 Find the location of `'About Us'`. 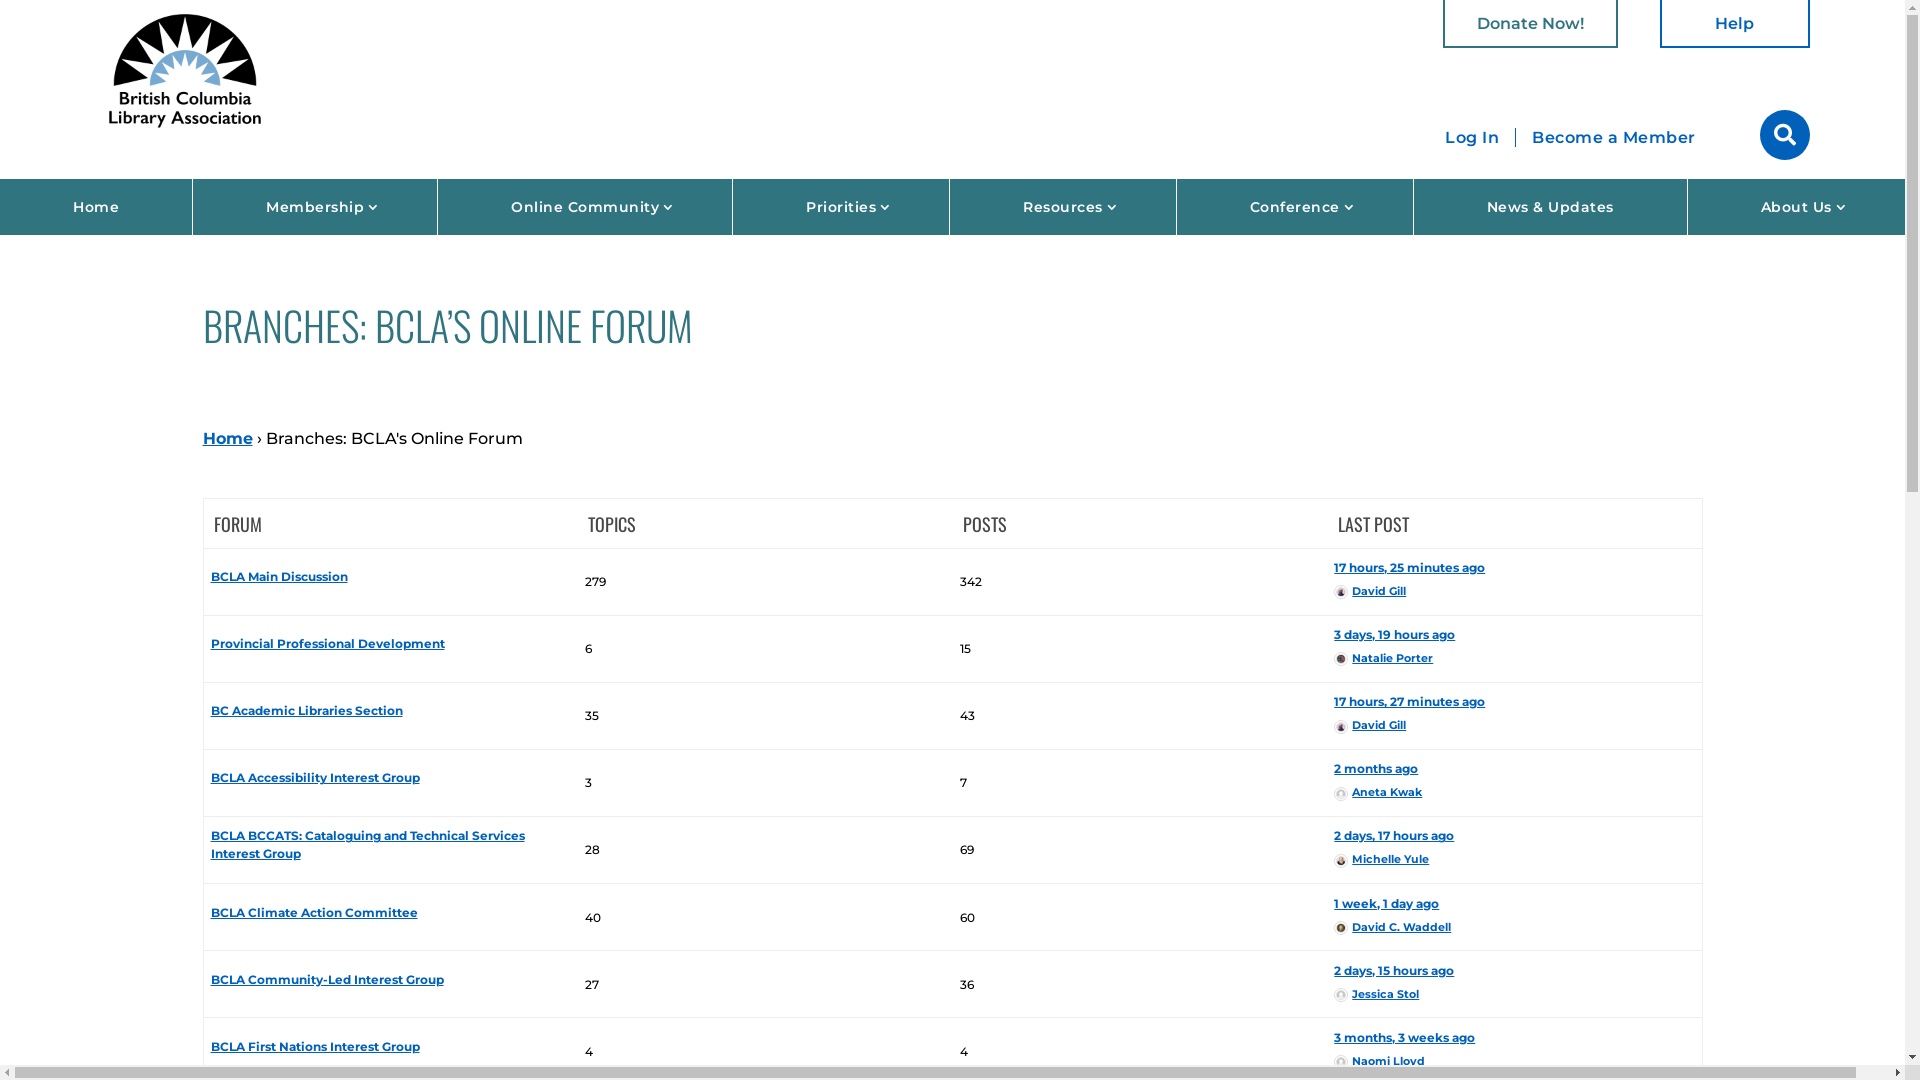

'About Us' is located at coordinates (1796, 207).